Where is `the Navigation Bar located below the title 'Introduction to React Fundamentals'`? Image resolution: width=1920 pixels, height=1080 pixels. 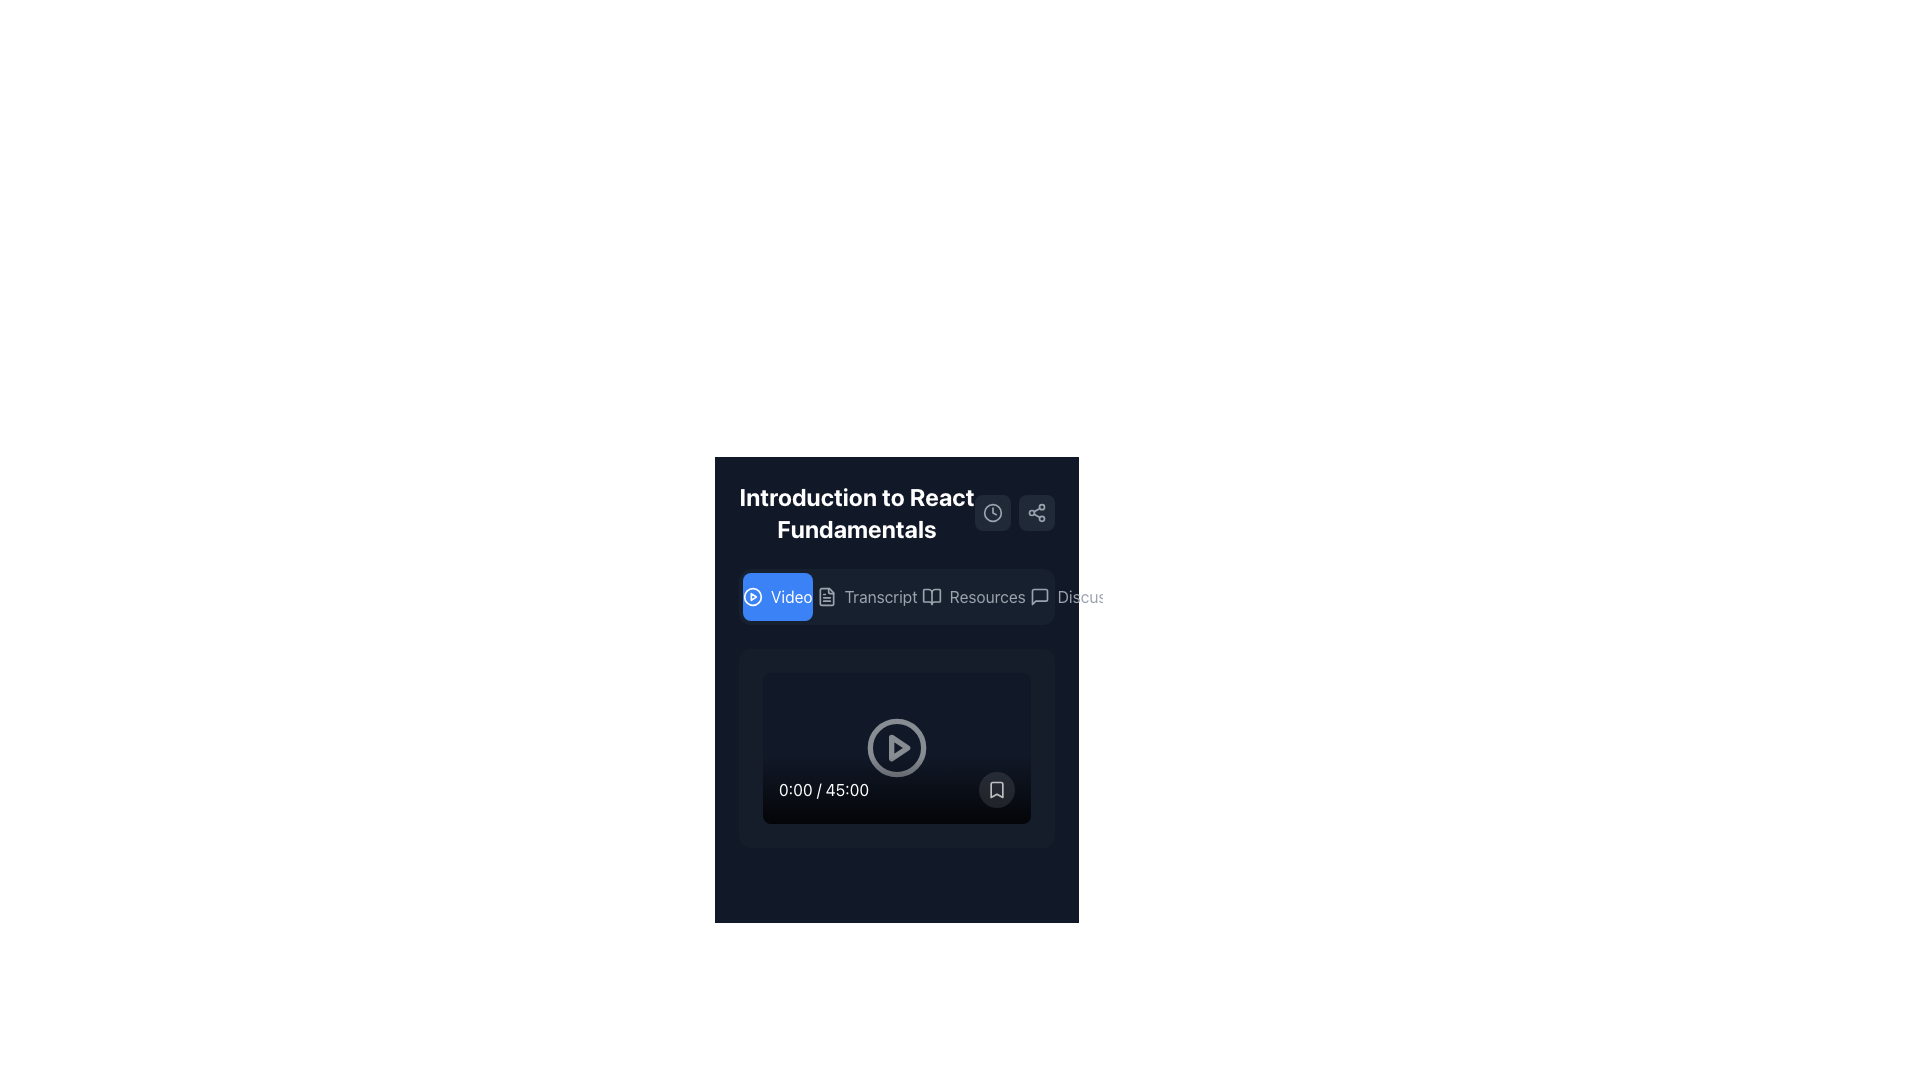
the Navigation Bar located below the title 'Introduction to React Fundamentals' is located at coordinates (896, 596).